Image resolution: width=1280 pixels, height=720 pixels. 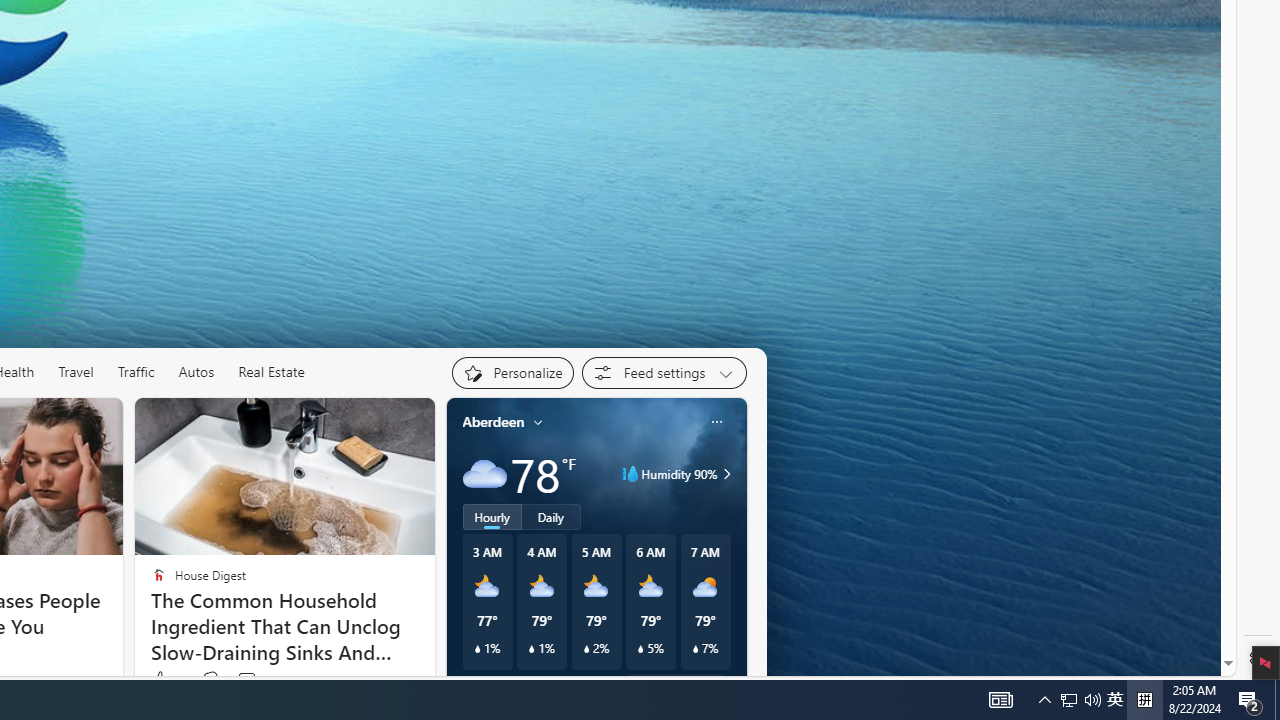 I want to click on 'Humidity 90%', so click(x=722, y=474).